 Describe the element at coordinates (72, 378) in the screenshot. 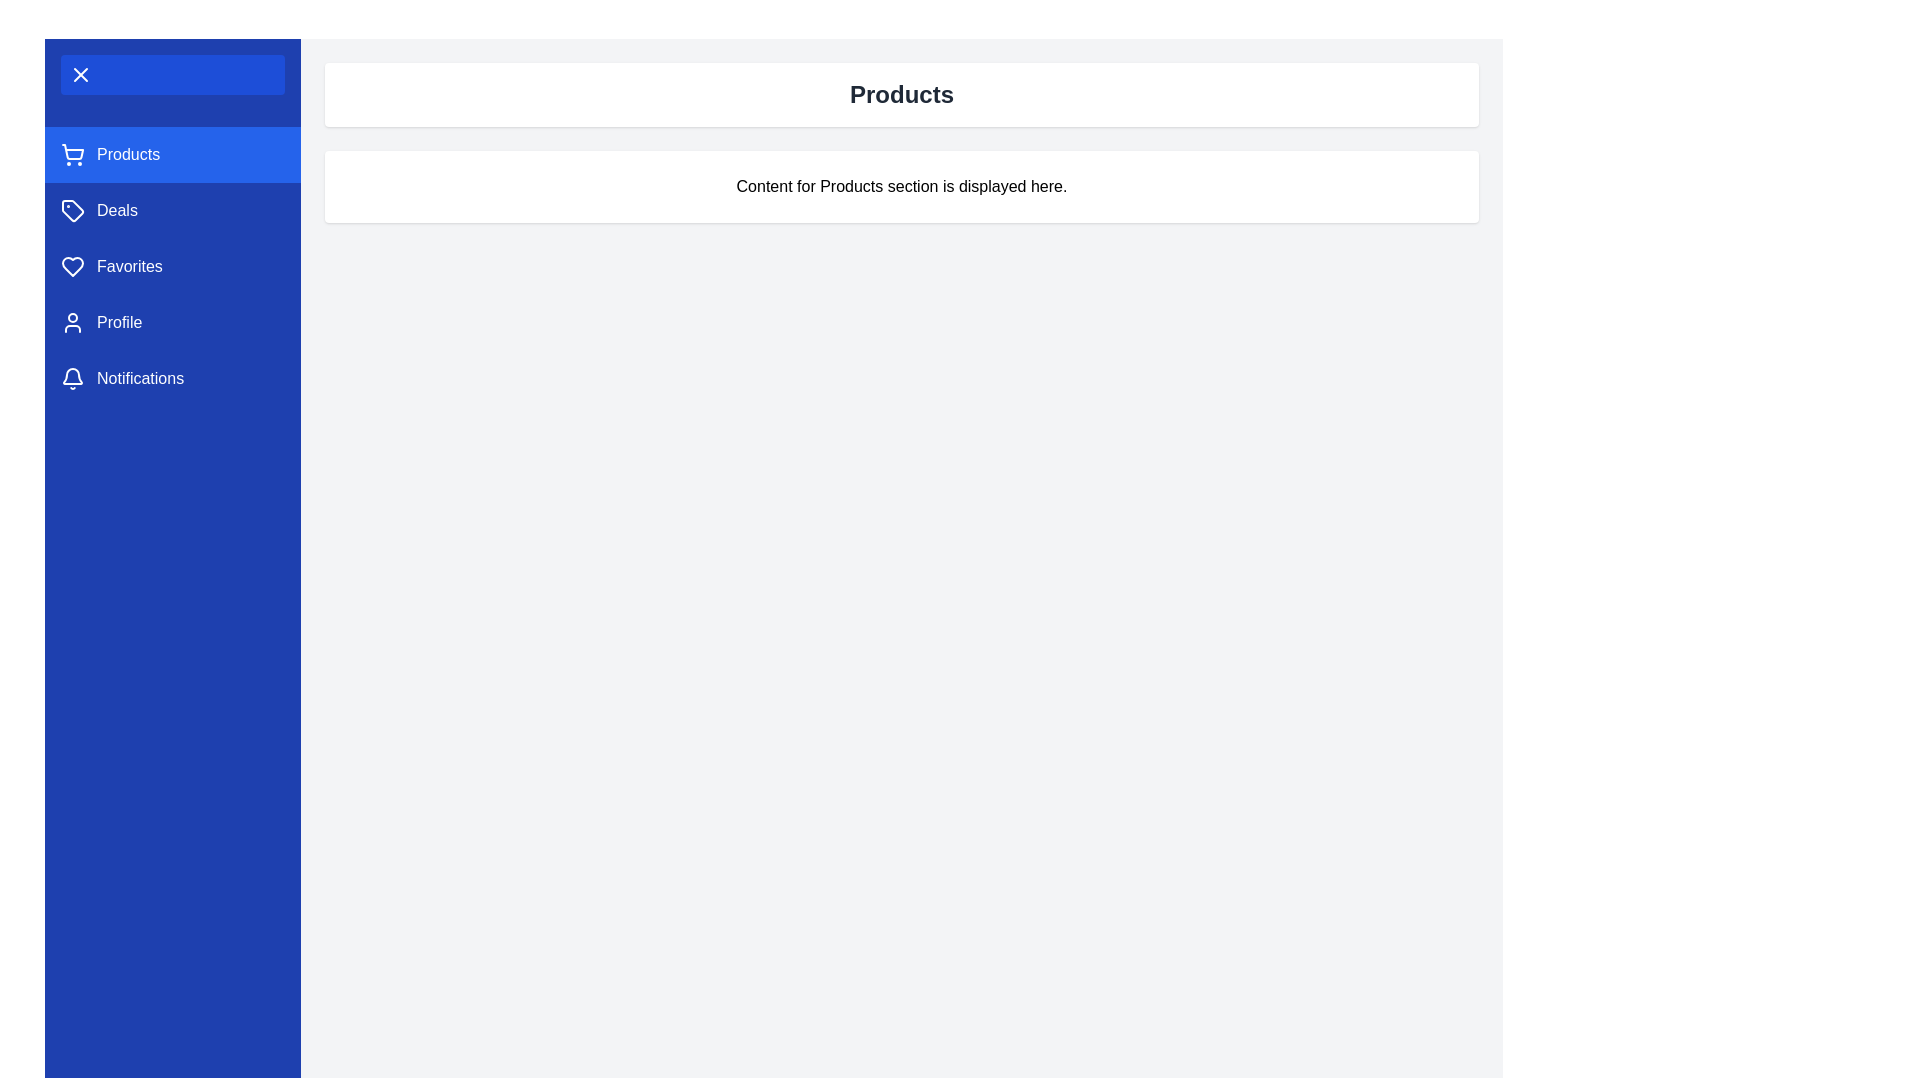

I see `the bell icon representing the 'Notifications' menu item in the left sidebar, which is the last icon in the sequence of menu options` at that location.